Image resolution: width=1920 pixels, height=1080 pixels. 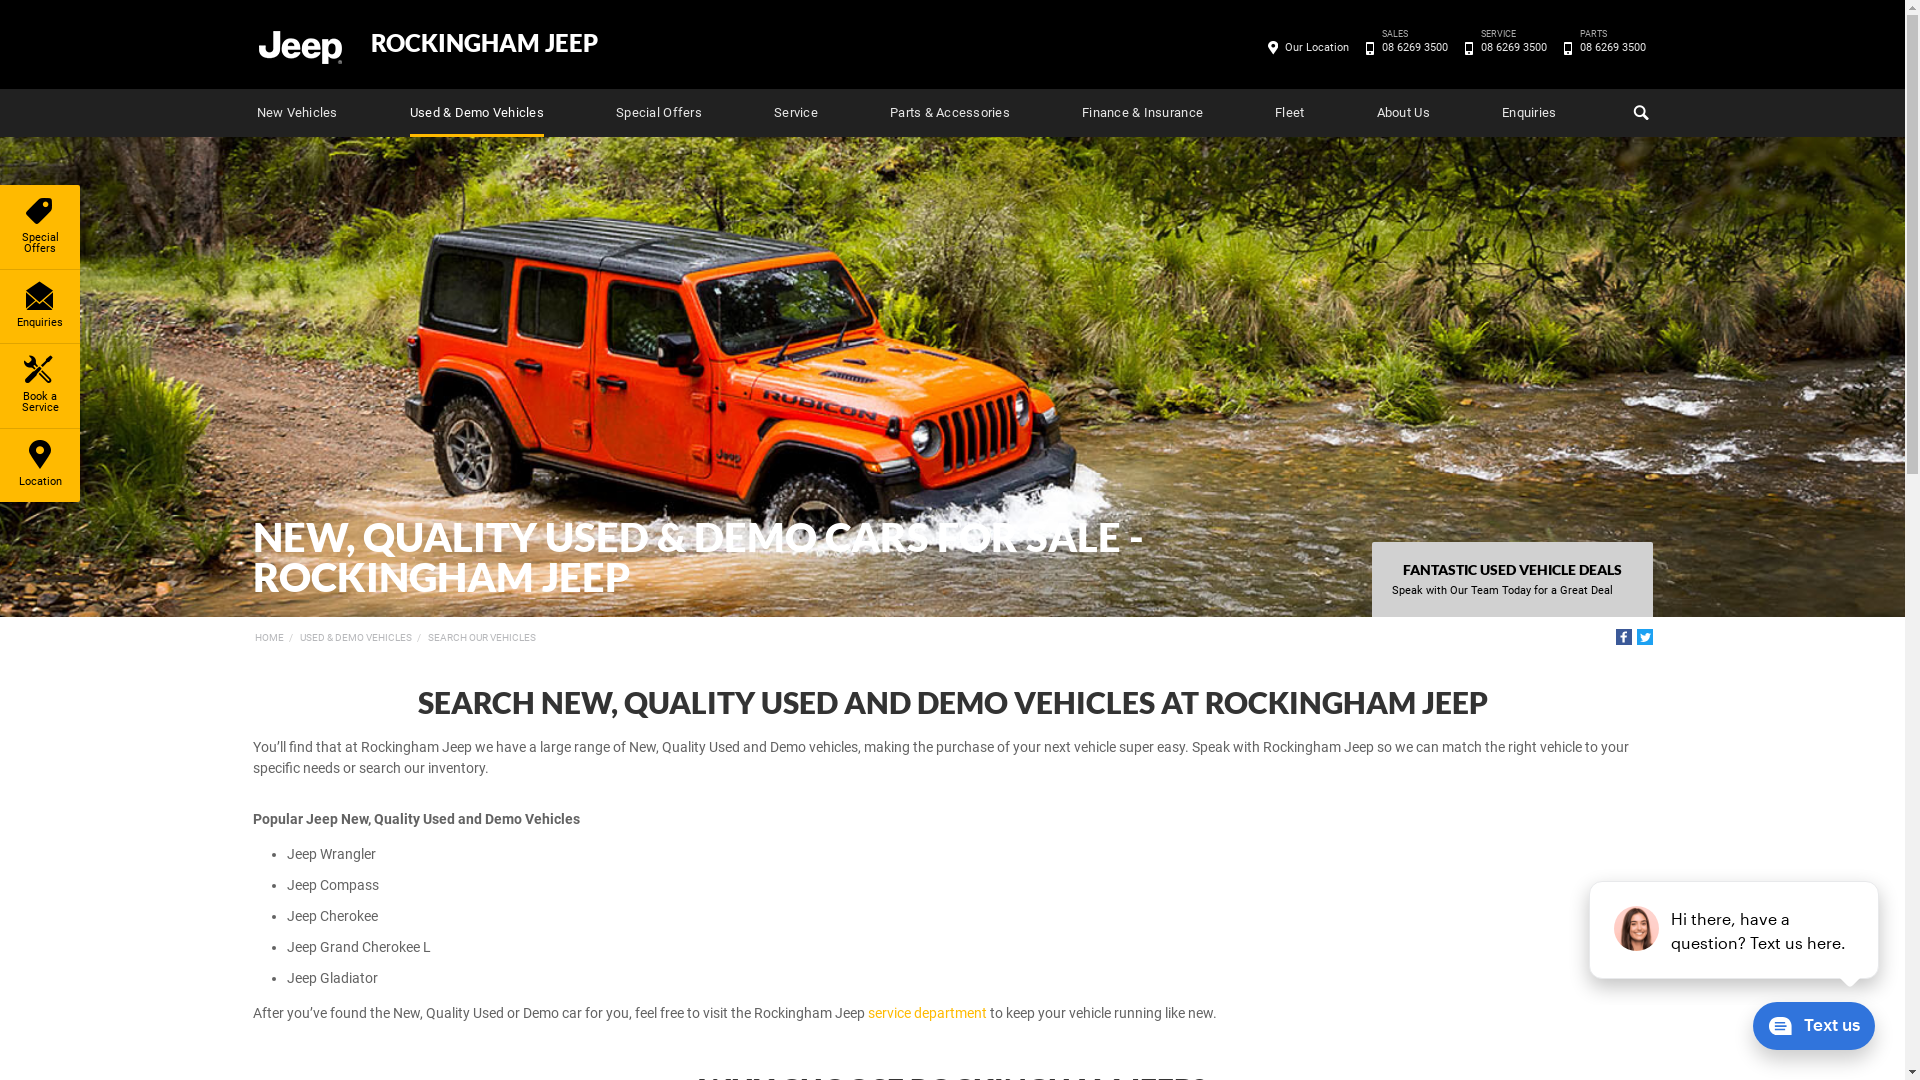 I want to click on 'PARTS, so click(x=1570, y=46).